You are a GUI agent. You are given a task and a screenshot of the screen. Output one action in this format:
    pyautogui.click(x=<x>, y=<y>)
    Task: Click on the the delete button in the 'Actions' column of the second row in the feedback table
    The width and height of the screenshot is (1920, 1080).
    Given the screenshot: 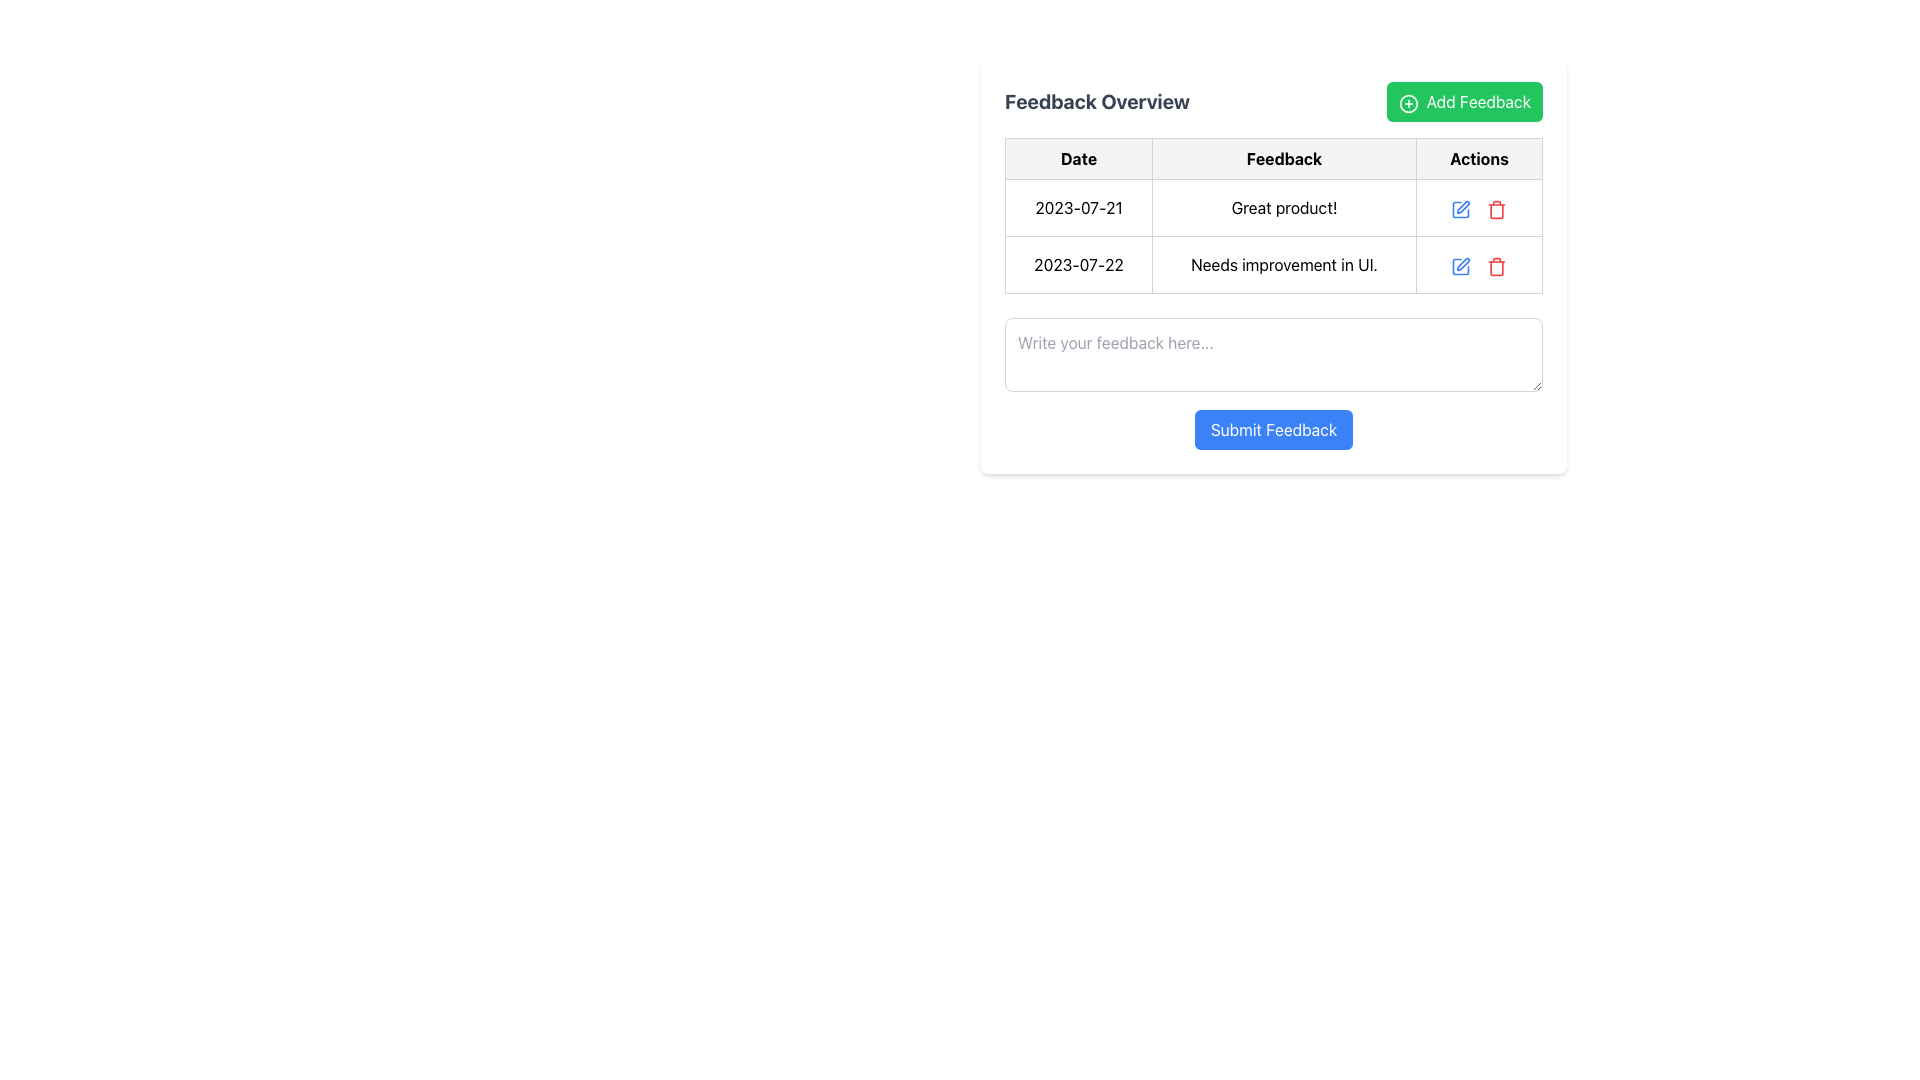 What is the action you would take?
    pyautogui.click(x=1497, y=264)
    